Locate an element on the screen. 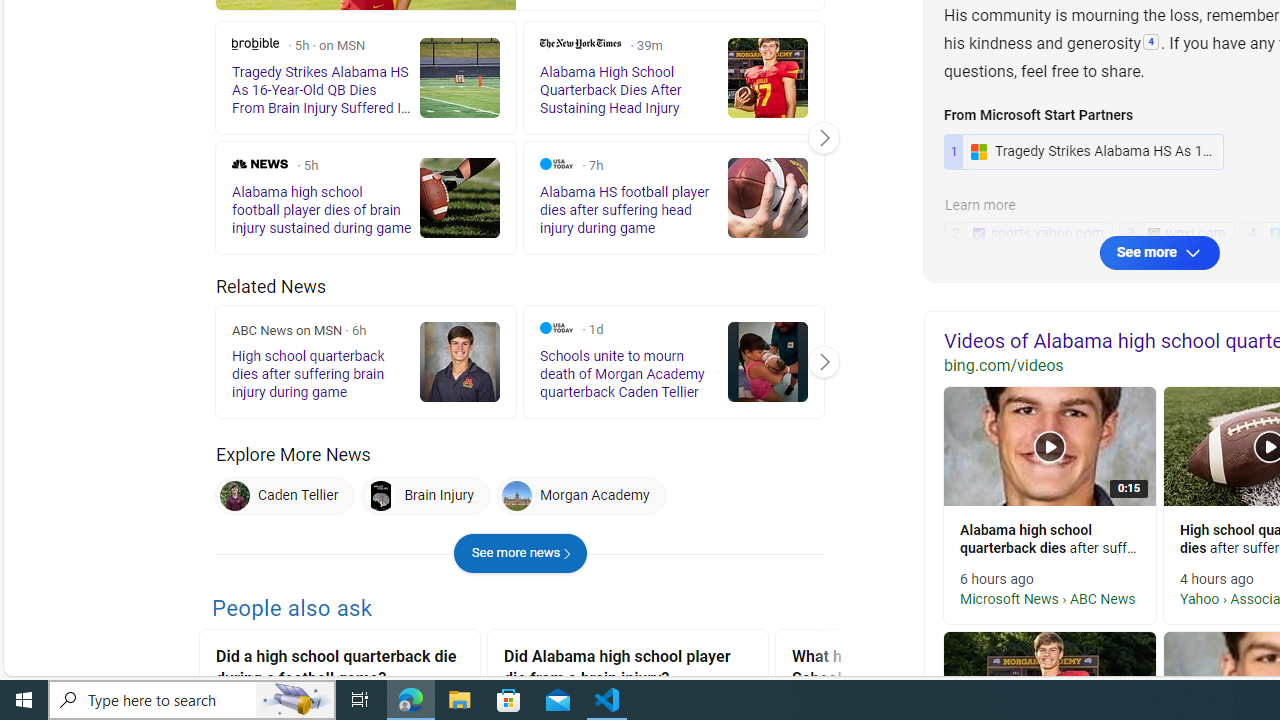 The image size is (1280, 720). '4: ' is located at coordinates (1151, 43).